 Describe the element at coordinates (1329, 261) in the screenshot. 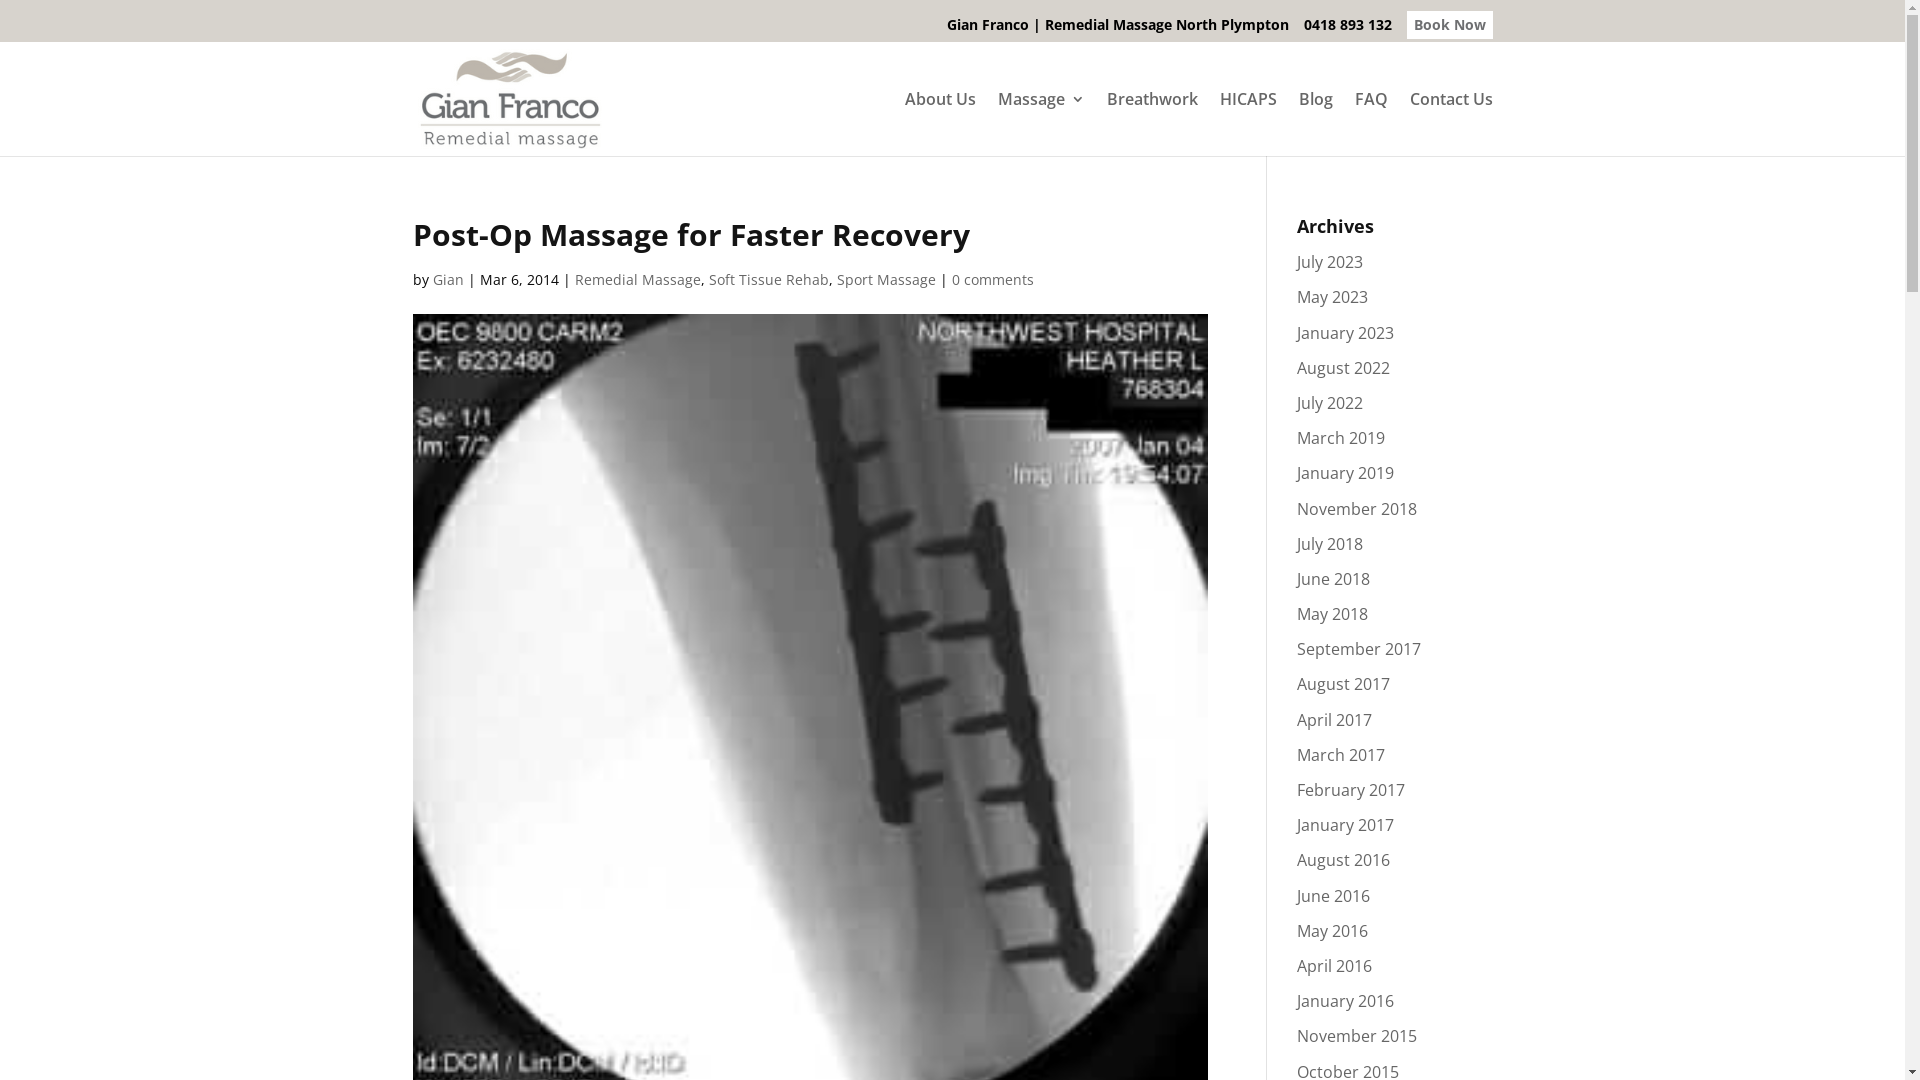

I see `'July 2023'` at that location.